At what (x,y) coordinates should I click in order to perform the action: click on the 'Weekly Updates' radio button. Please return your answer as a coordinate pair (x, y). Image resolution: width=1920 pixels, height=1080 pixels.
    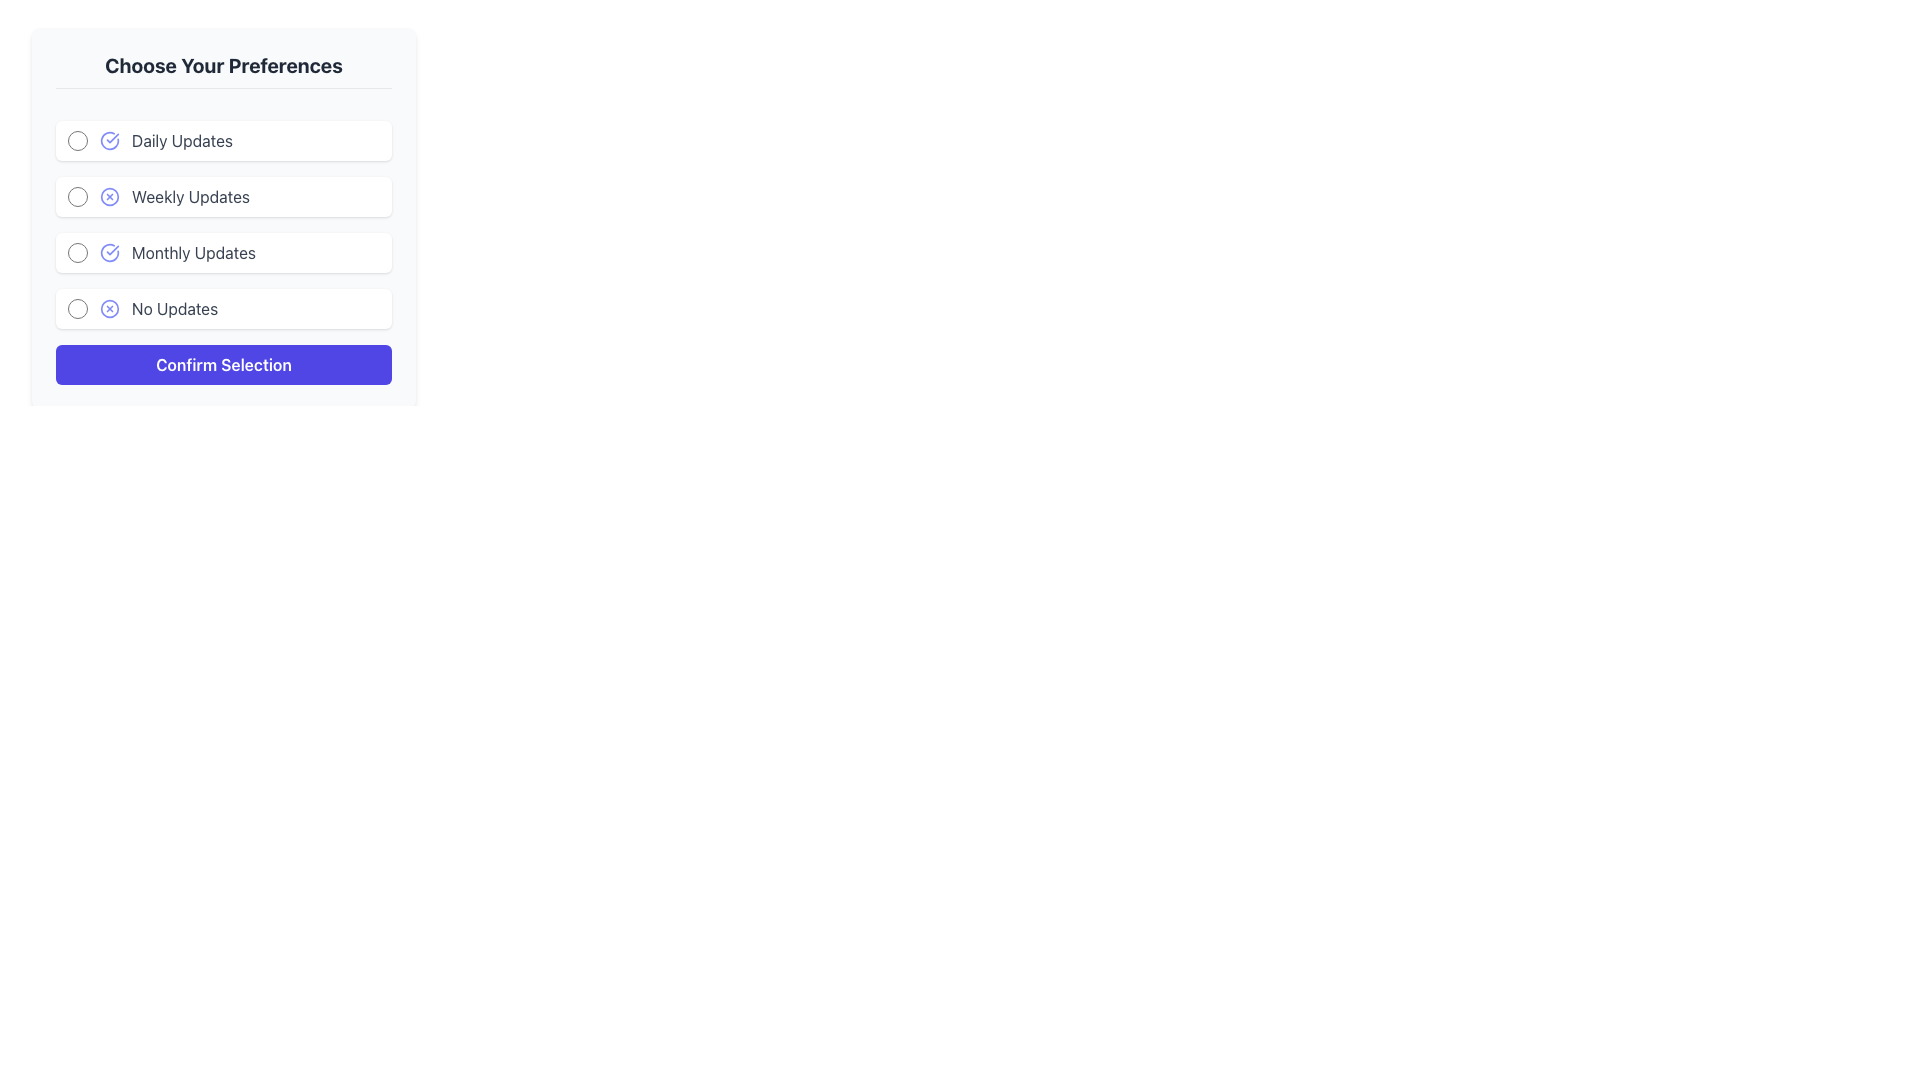
    Looking at the image, I should click on (109, 196).